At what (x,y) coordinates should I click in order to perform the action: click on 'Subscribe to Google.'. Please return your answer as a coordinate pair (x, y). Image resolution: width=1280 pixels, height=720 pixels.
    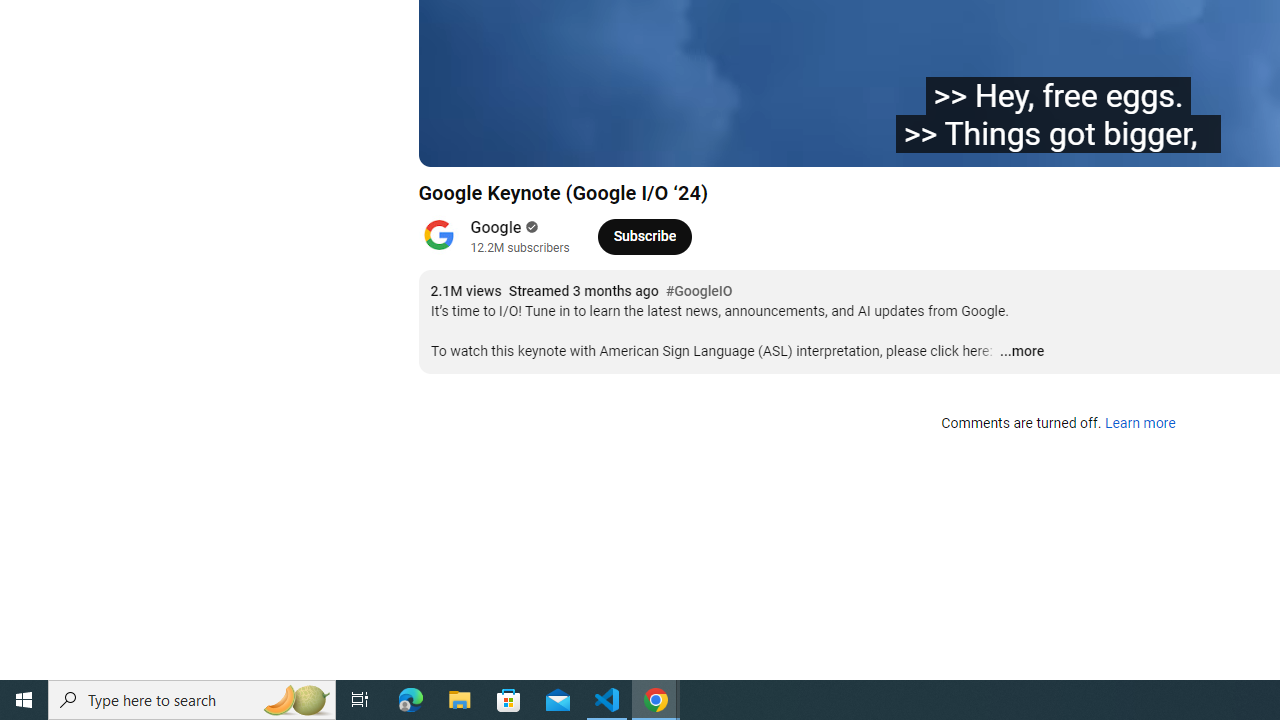
    Looking at the image, I should click on (644, 235).